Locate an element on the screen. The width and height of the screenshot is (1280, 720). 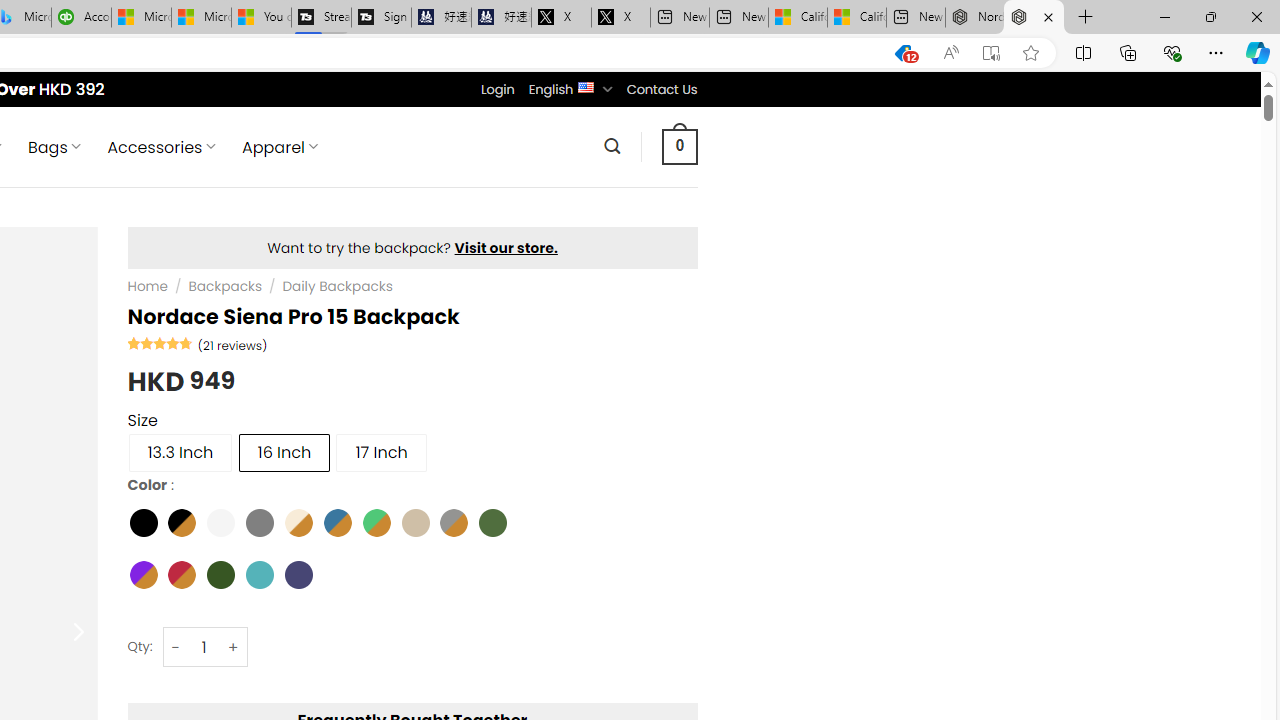
'Contact Us' is located at coordinates (661, 88).